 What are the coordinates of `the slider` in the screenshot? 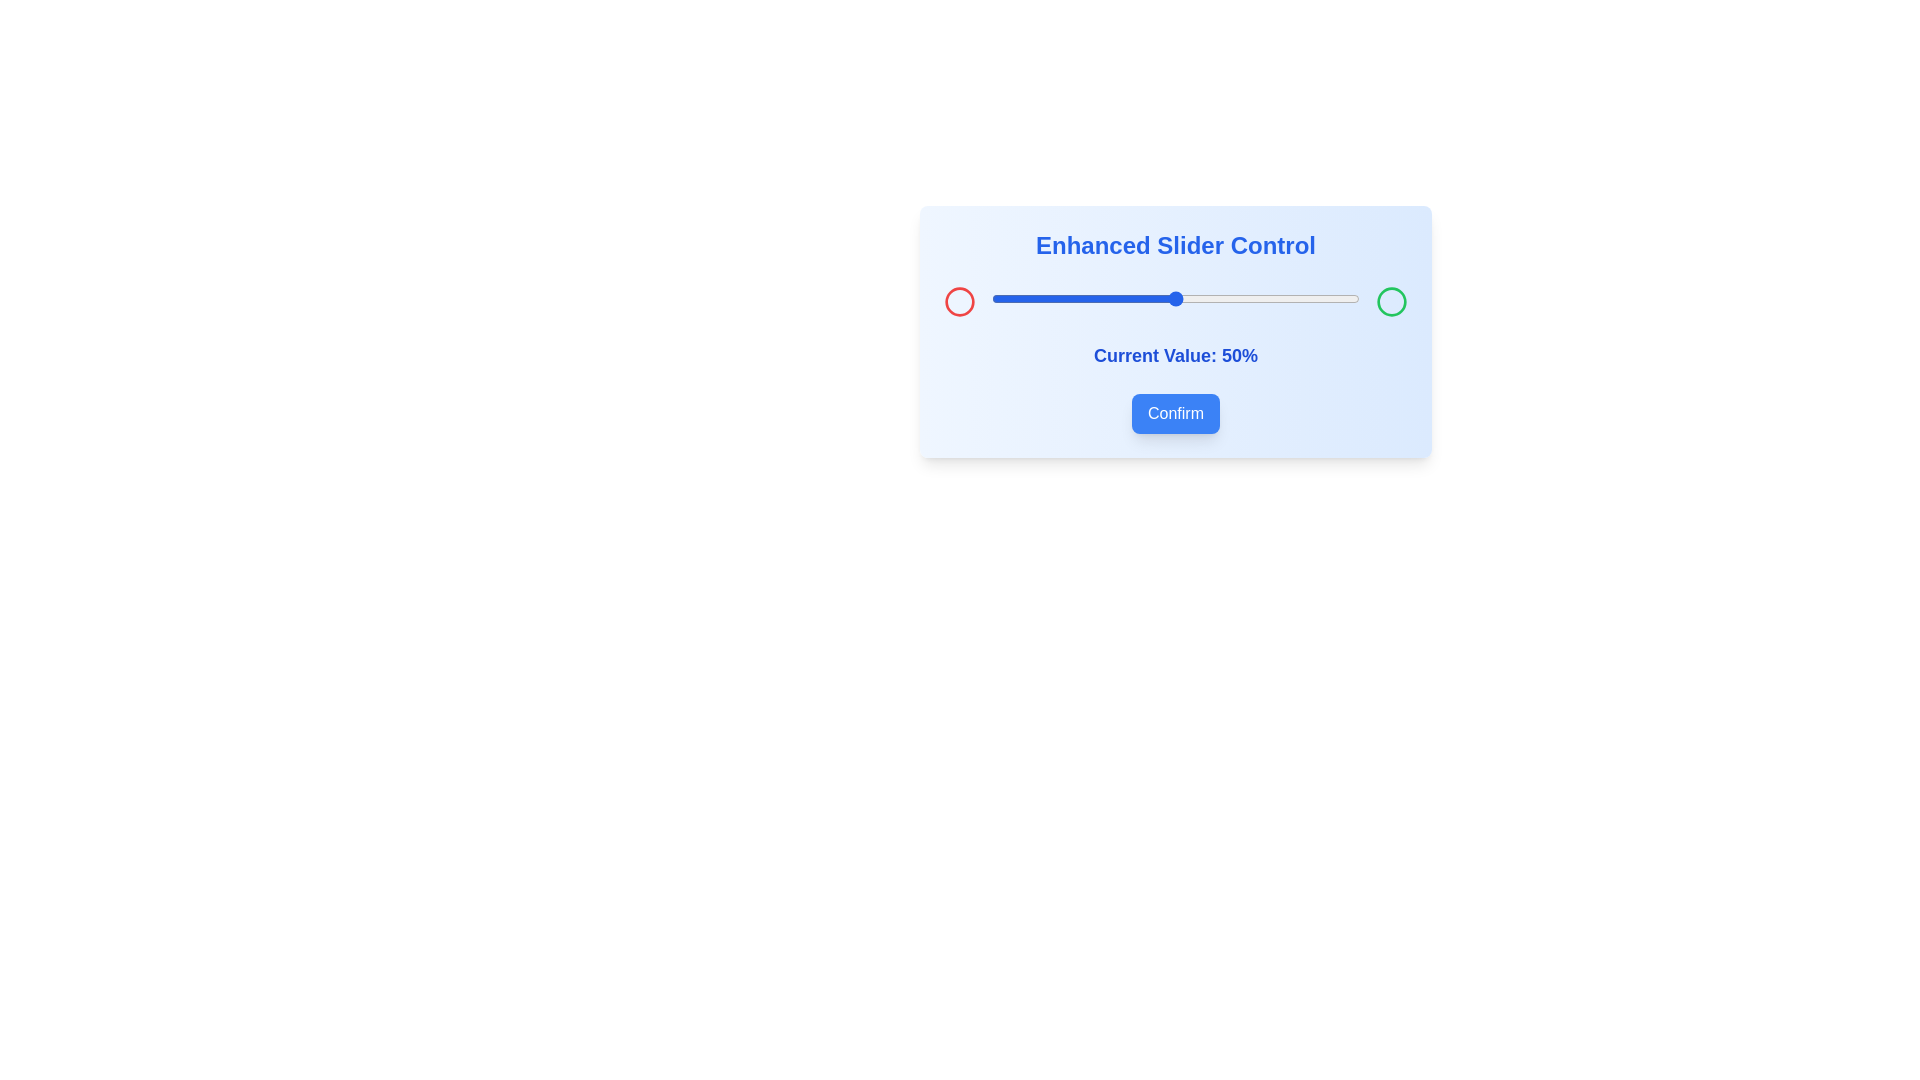 It's located at (1323, 299).